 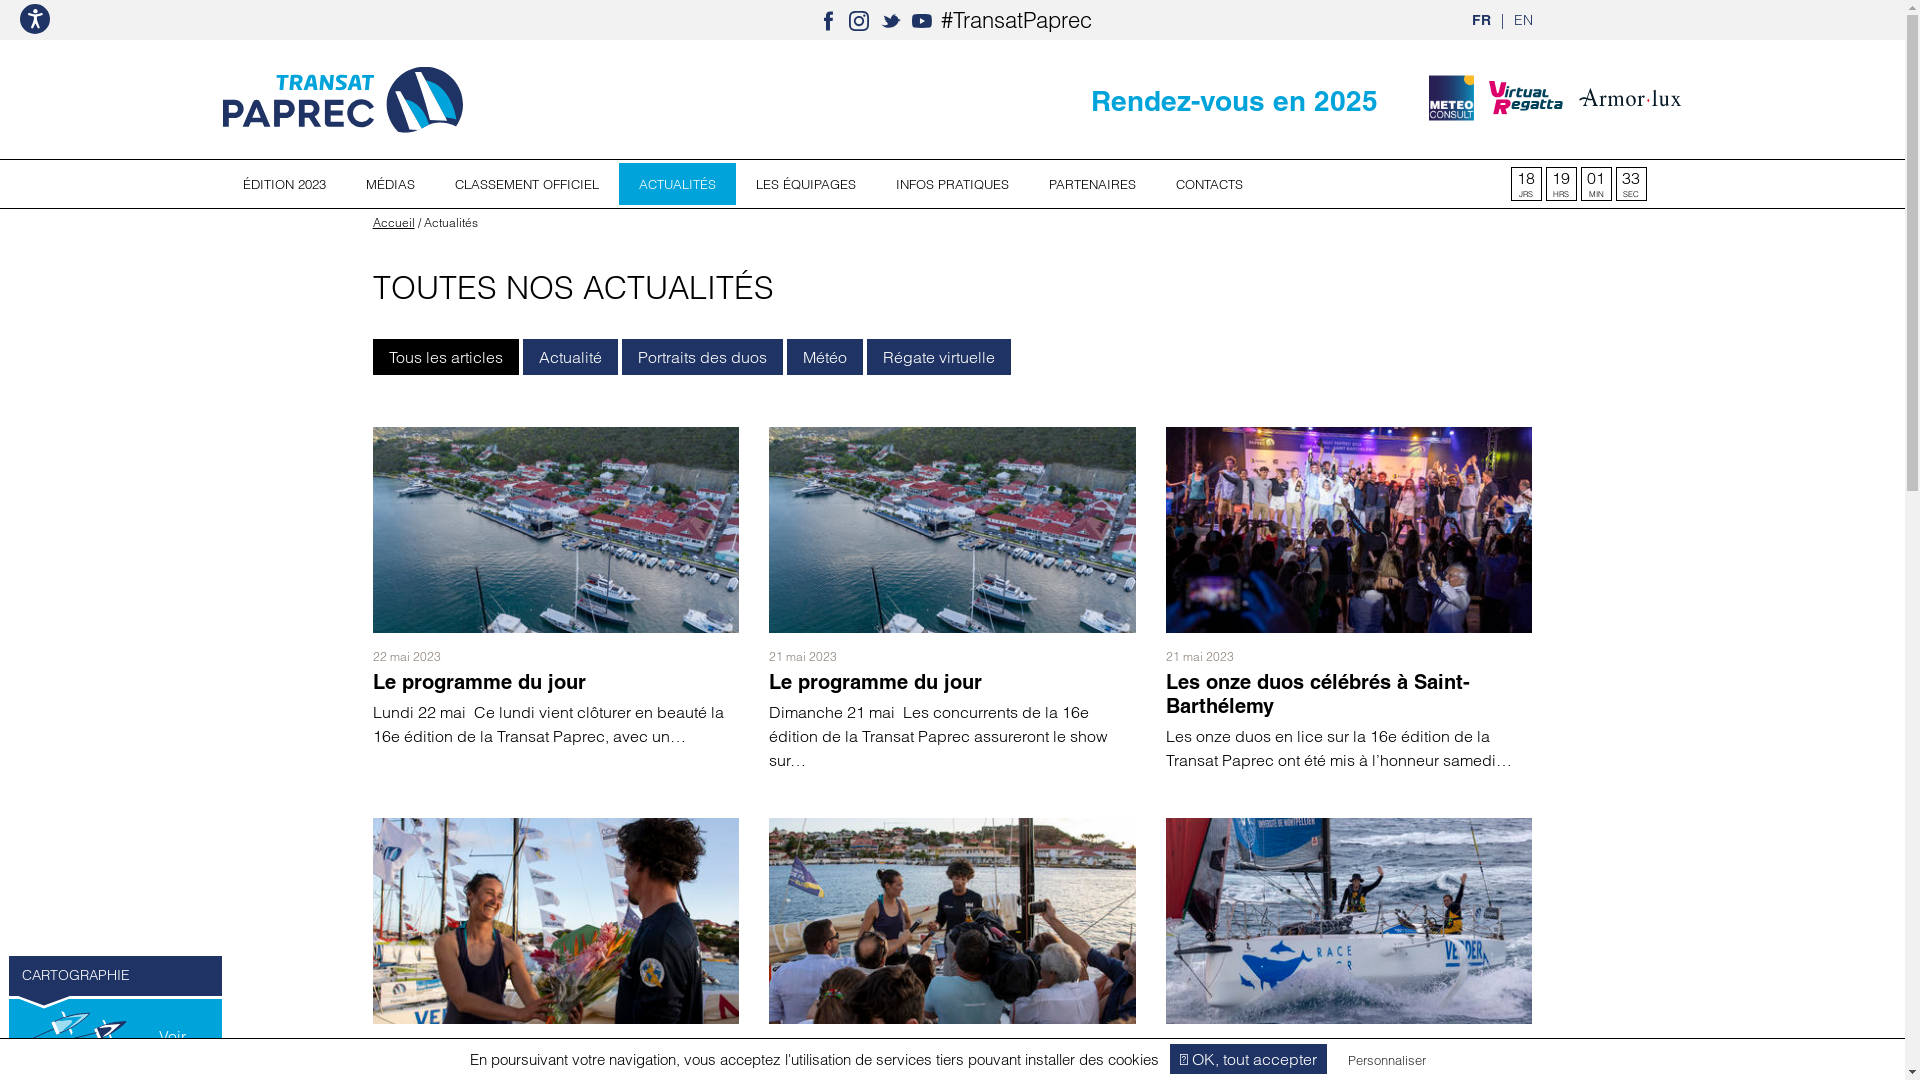 I want to click on 'FR', so click(x=1481, y=19).